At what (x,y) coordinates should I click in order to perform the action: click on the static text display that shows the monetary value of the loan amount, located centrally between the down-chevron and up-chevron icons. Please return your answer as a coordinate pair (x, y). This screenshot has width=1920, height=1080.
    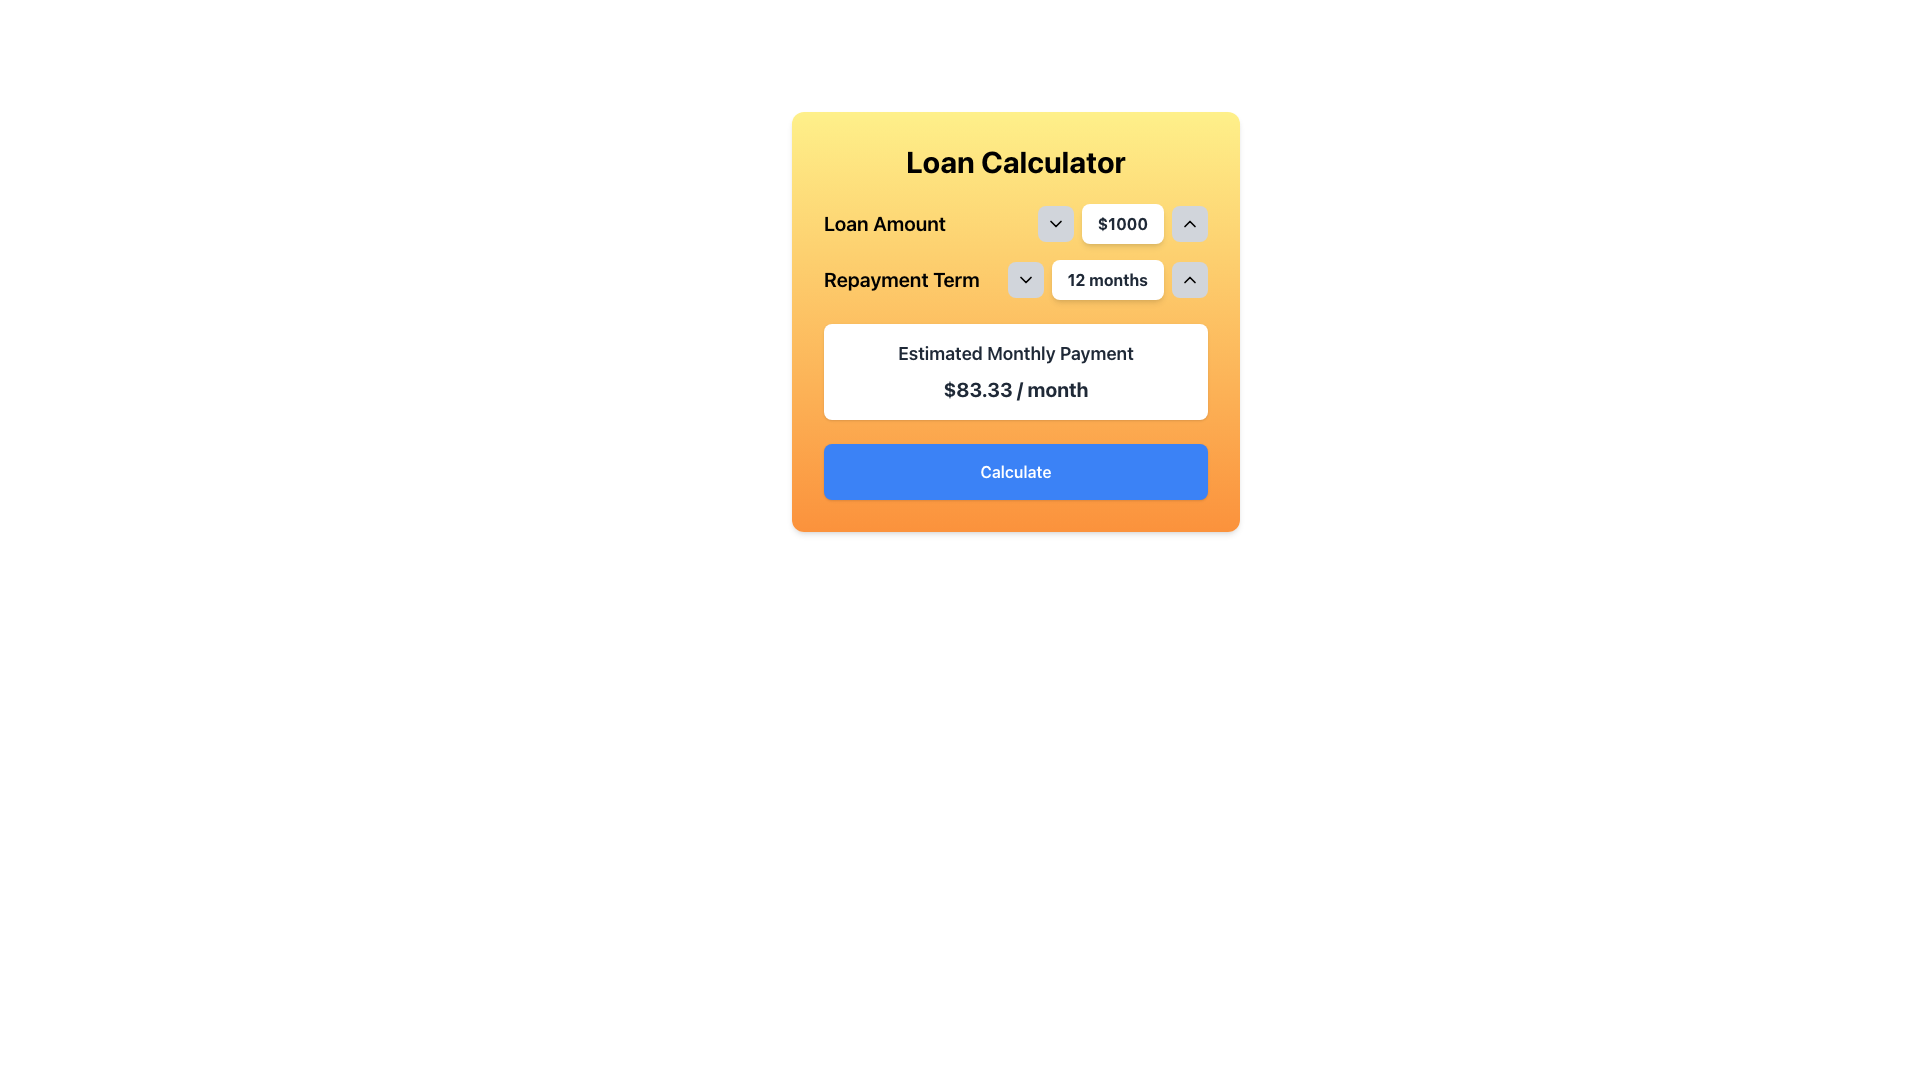
    Looking at the image, I should click on (1122, 223).